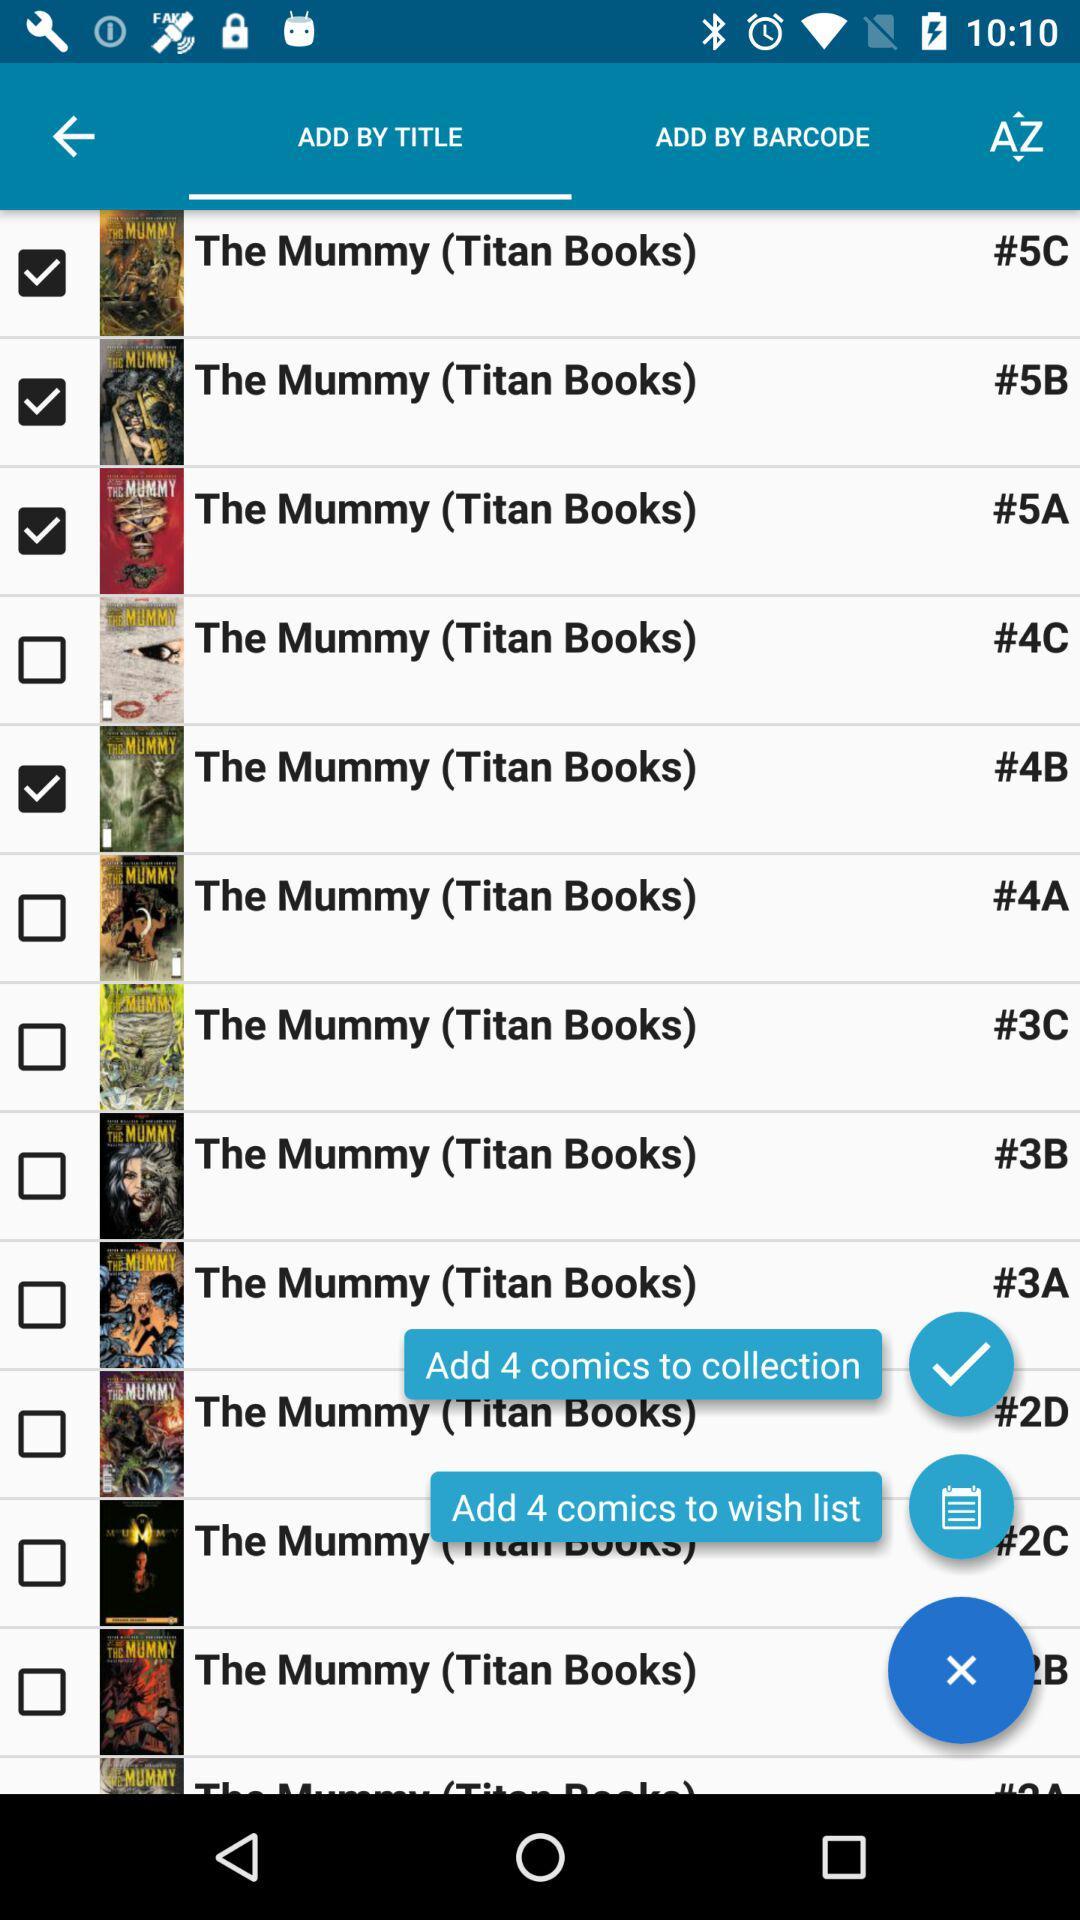 The image size is (1080, 1920). I want to click on checkbox, so click(48, 916).